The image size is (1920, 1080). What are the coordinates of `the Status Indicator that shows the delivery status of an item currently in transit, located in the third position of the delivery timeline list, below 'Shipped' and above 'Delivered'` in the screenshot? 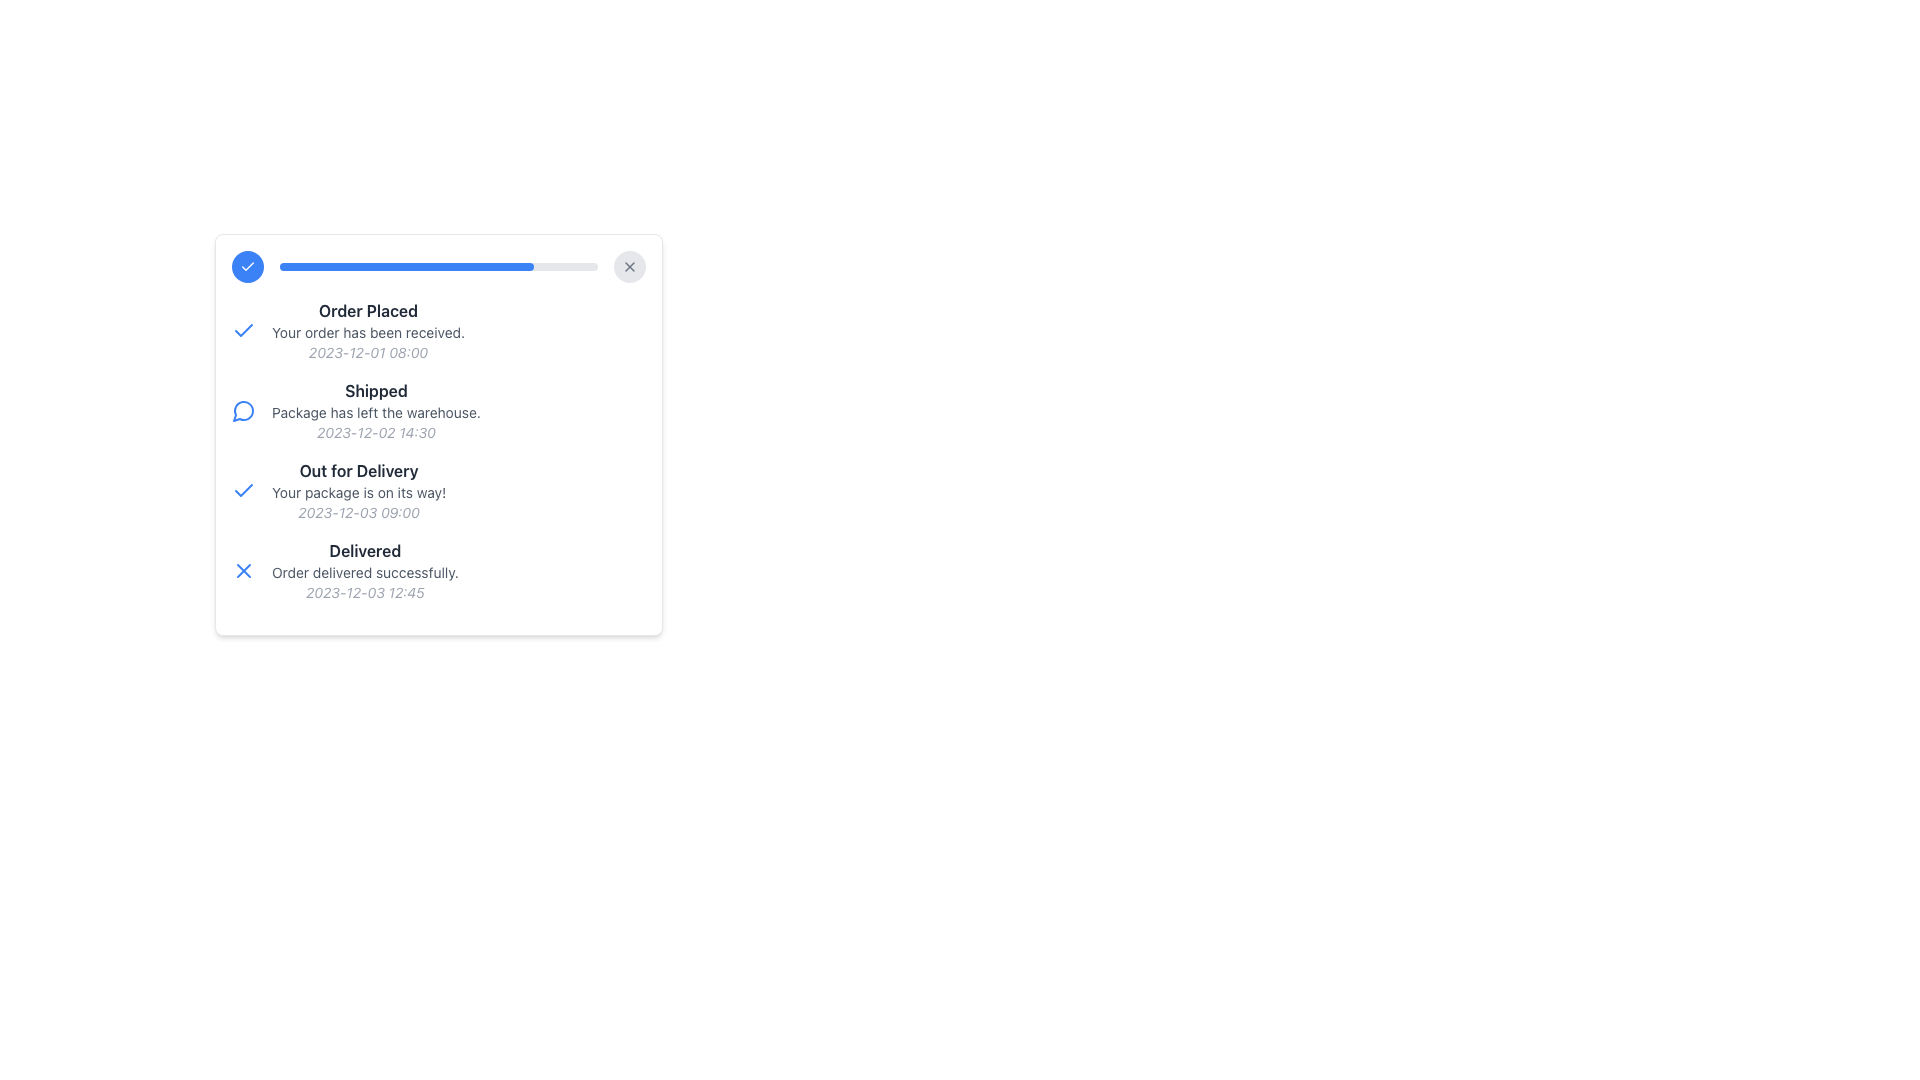 It's located at (437, 490).